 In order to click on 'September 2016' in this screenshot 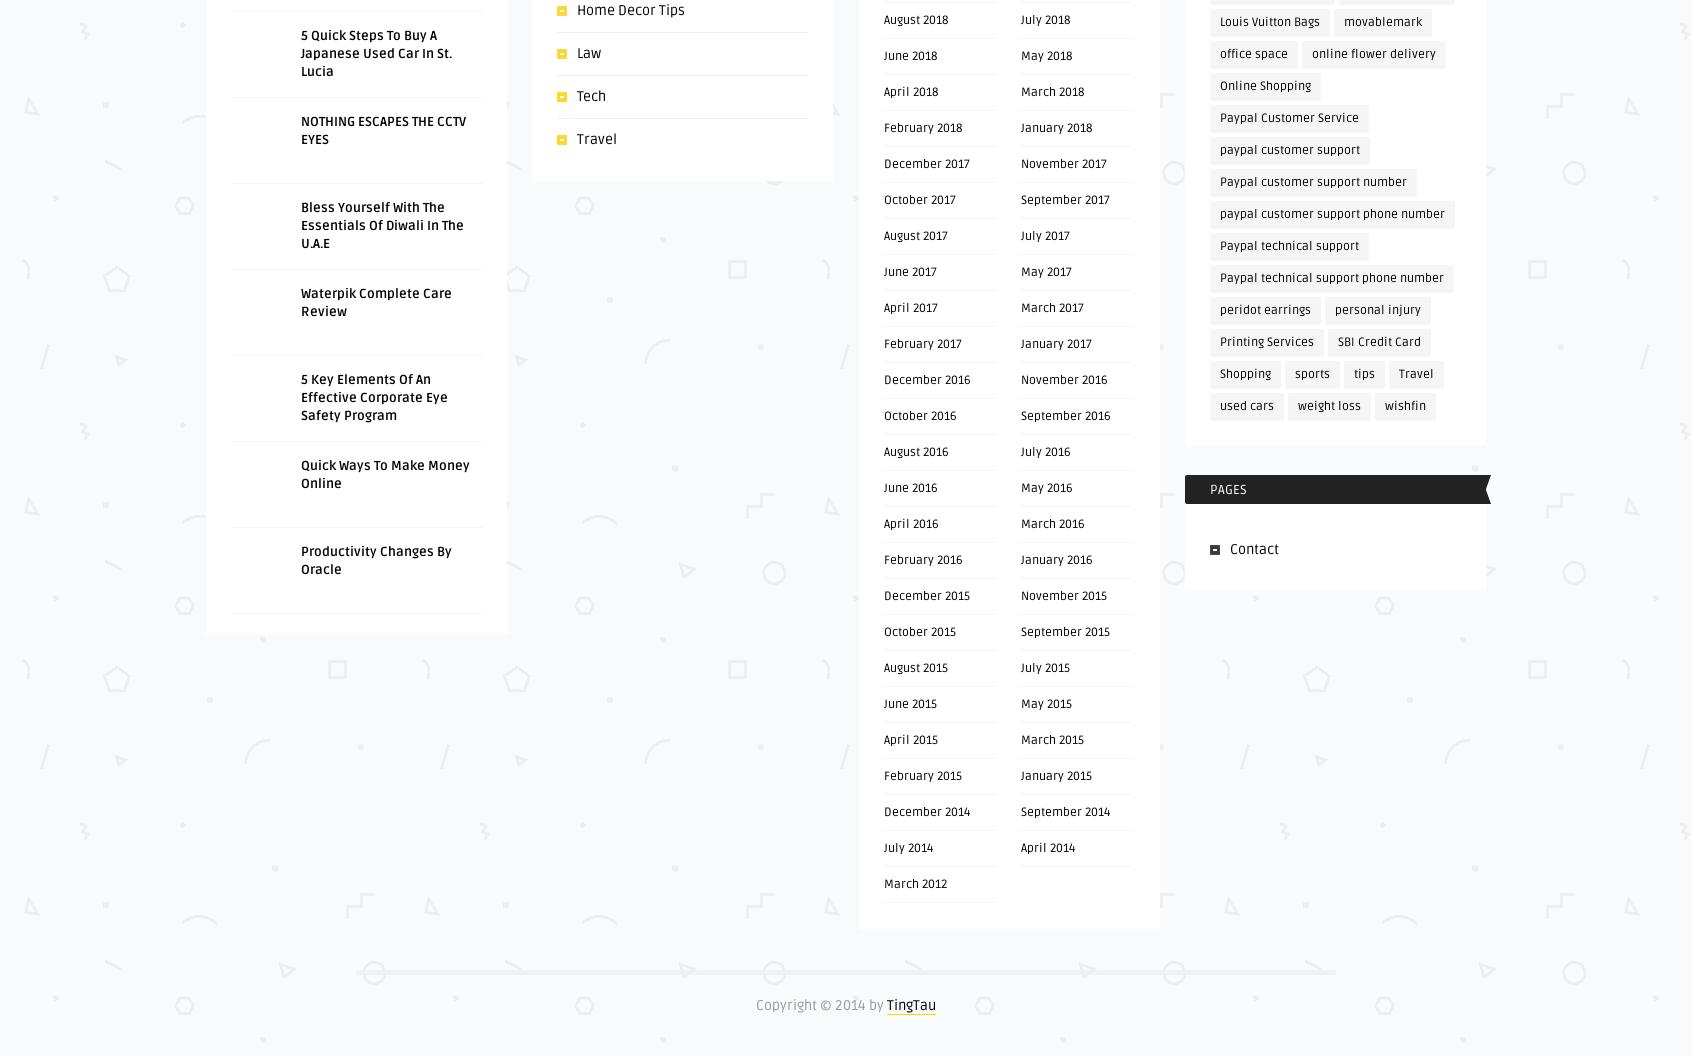, I will do `click(1064, 416)`.